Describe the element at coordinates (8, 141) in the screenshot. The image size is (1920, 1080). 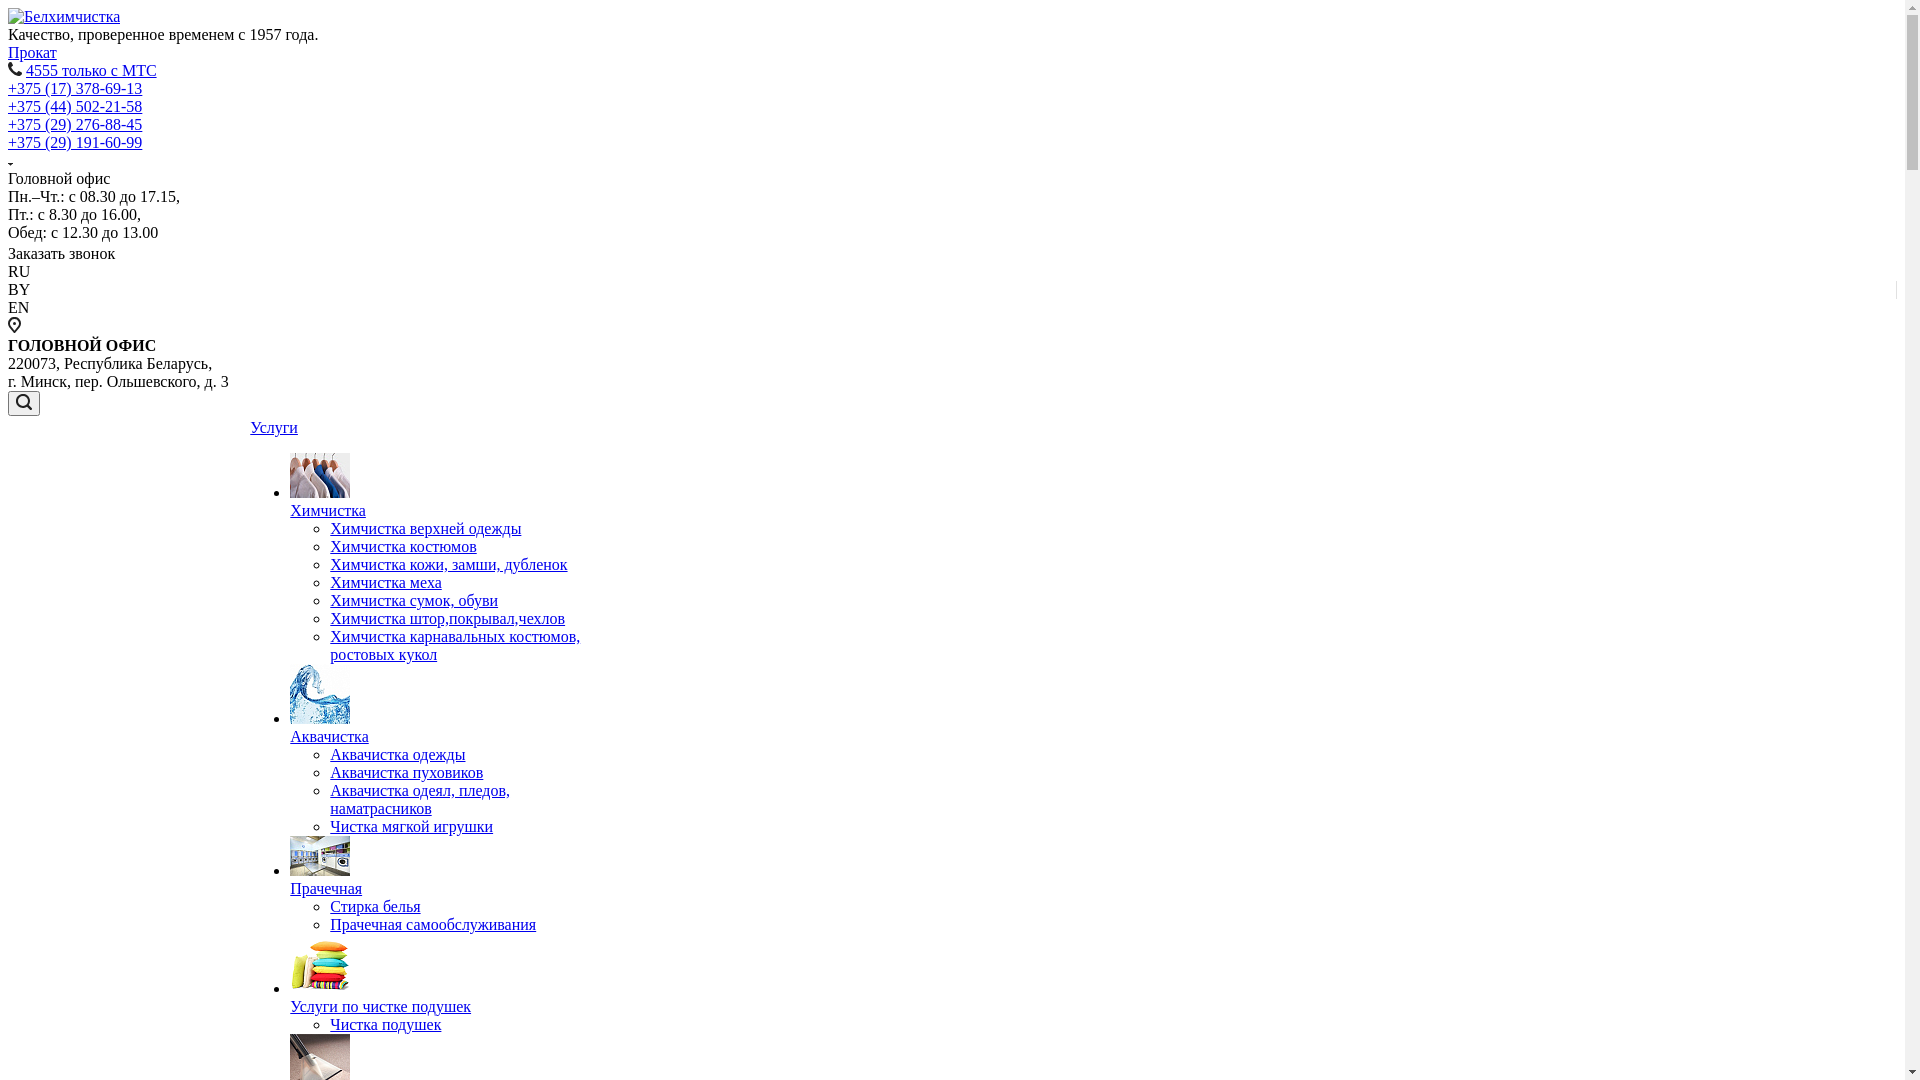
I see `'+375 (29) 191-60-99'` at that location.